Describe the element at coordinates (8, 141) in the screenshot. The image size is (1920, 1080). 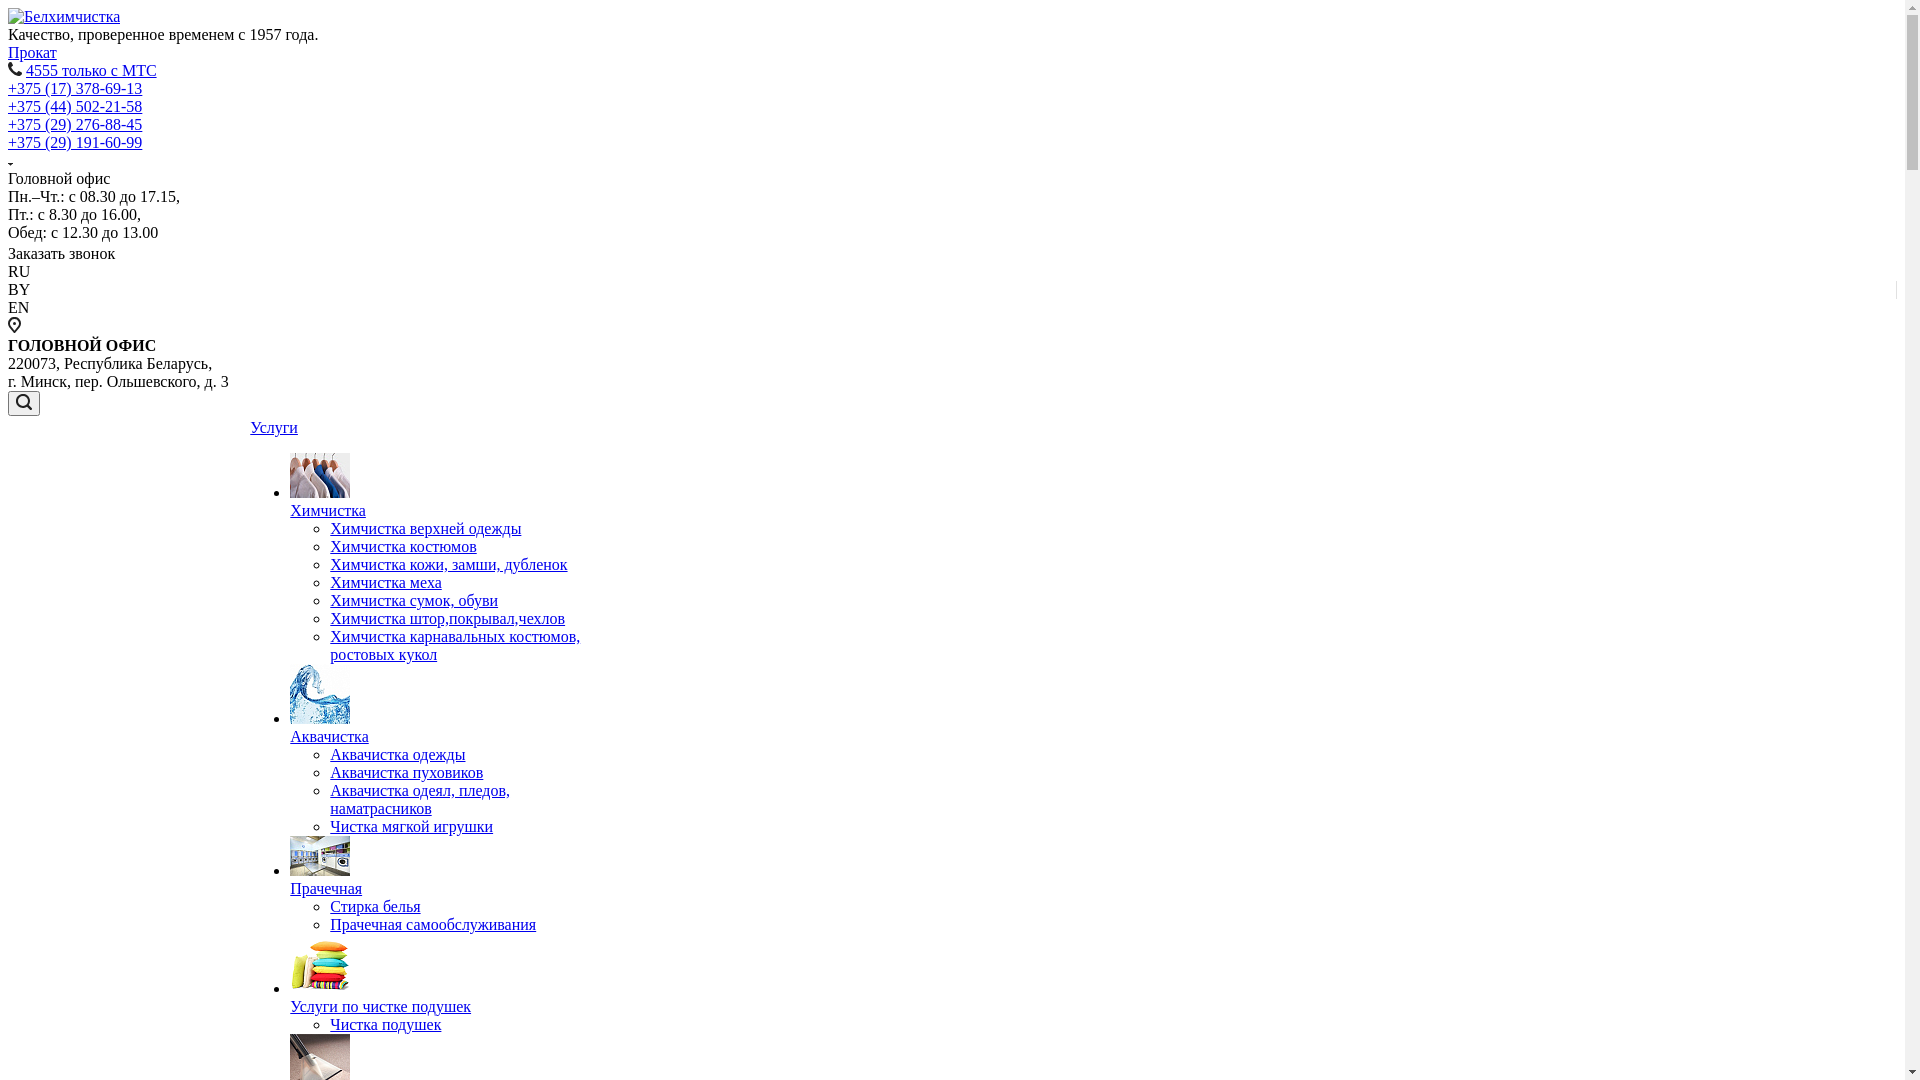
I see `'+375 (29) 191-60-99'` at that location.